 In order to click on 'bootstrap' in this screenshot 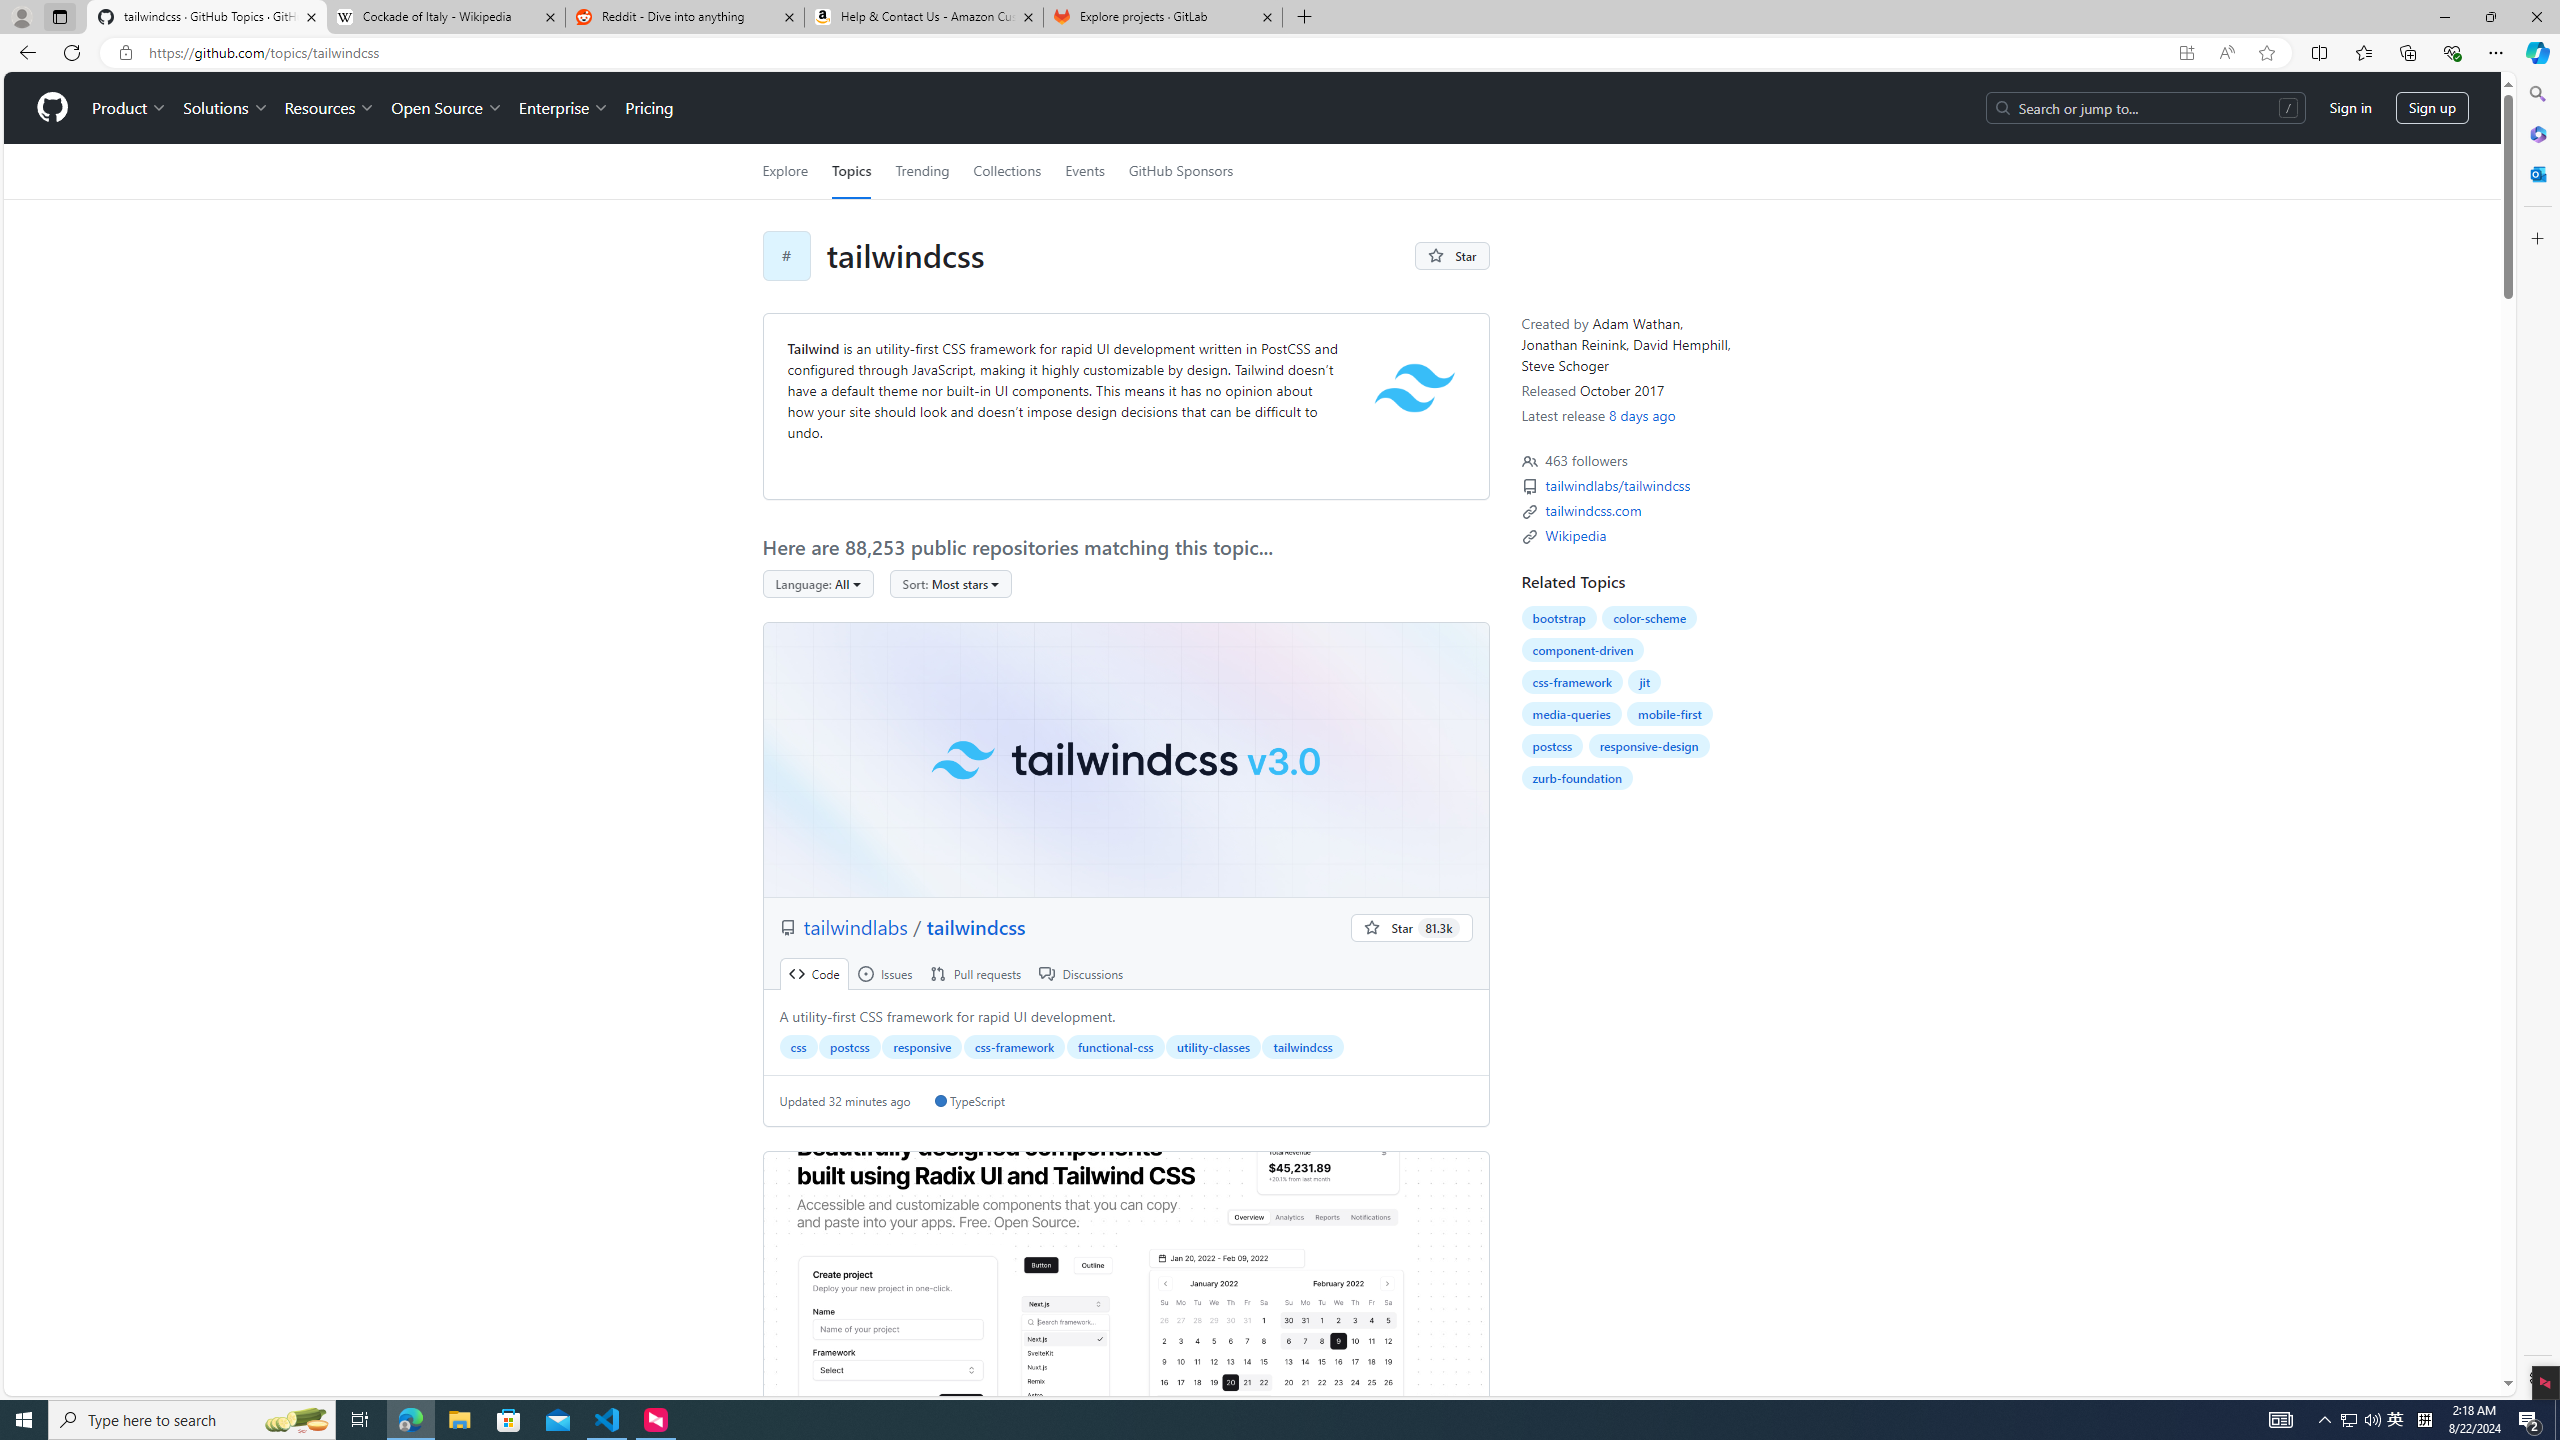, I will do `click(1558, 617)`.